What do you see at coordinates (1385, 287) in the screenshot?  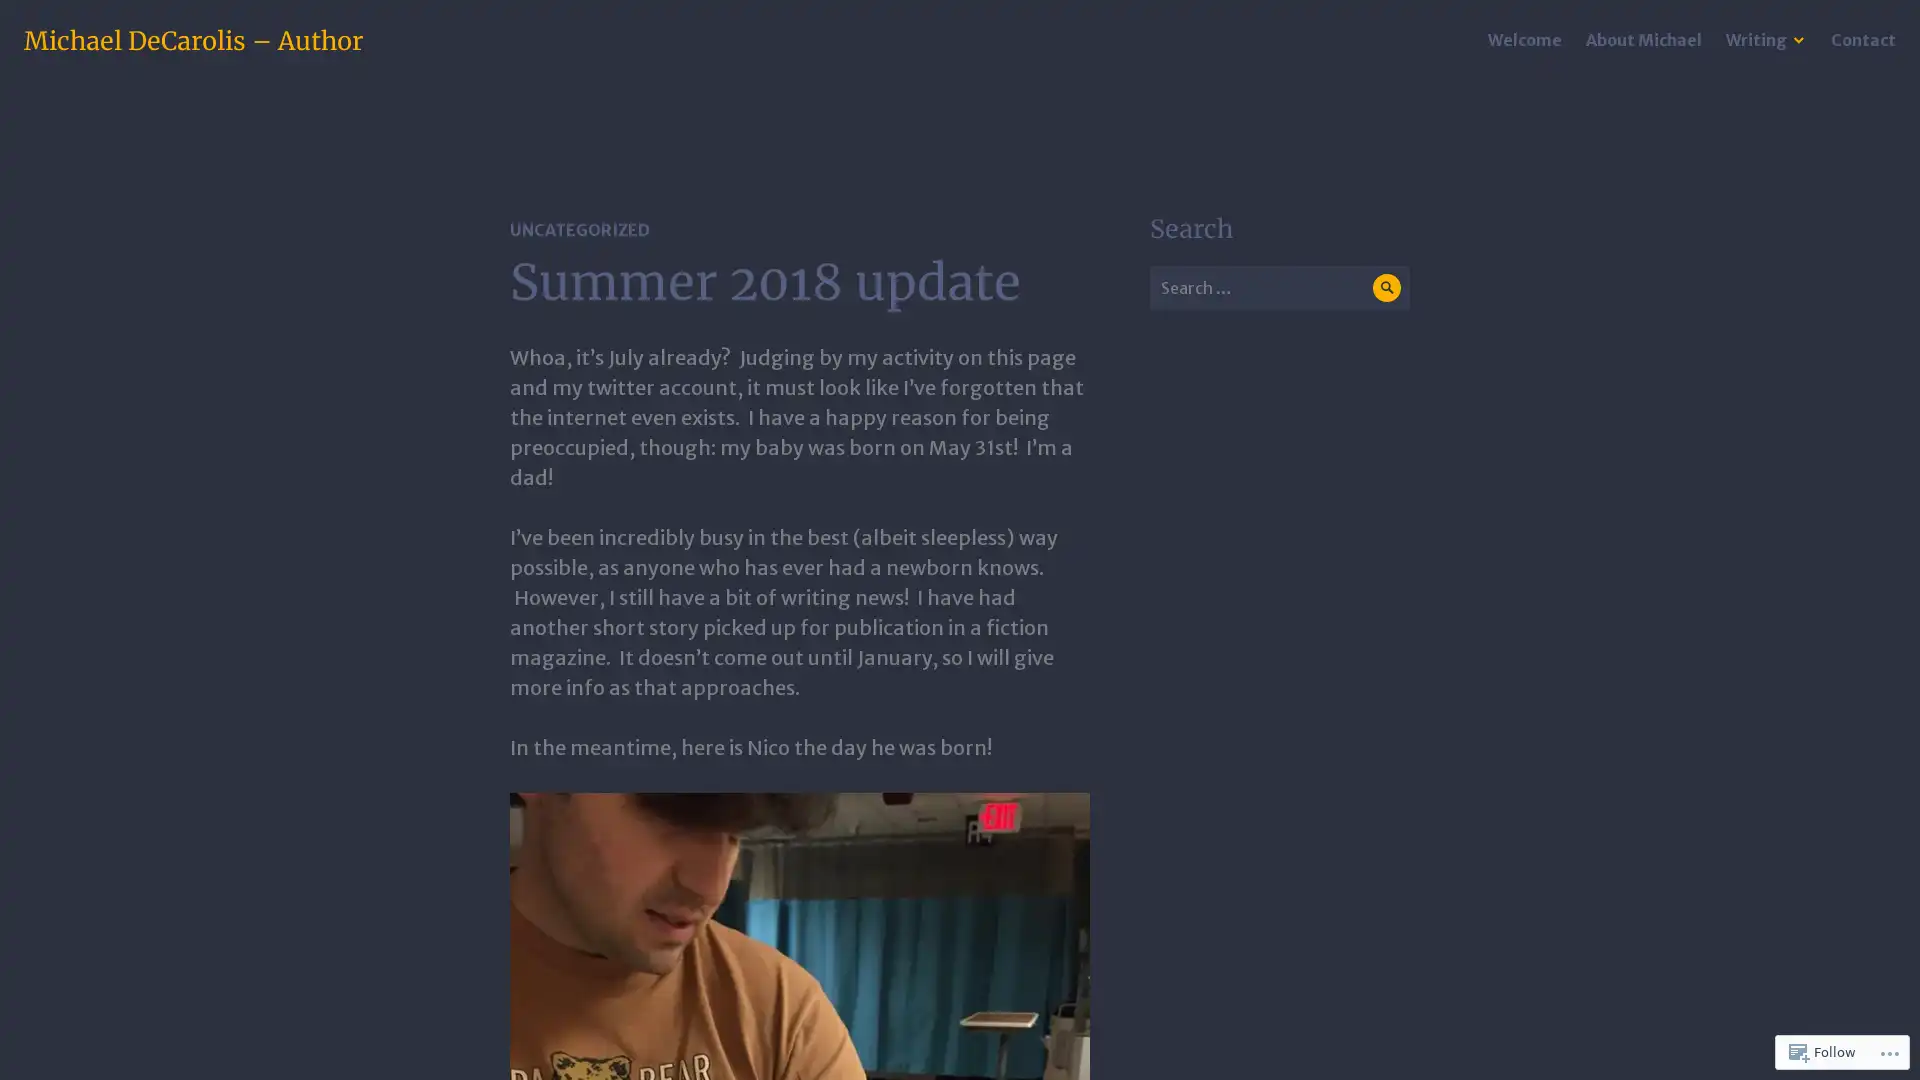 I see `Search` at bounding box center [1385, 287].